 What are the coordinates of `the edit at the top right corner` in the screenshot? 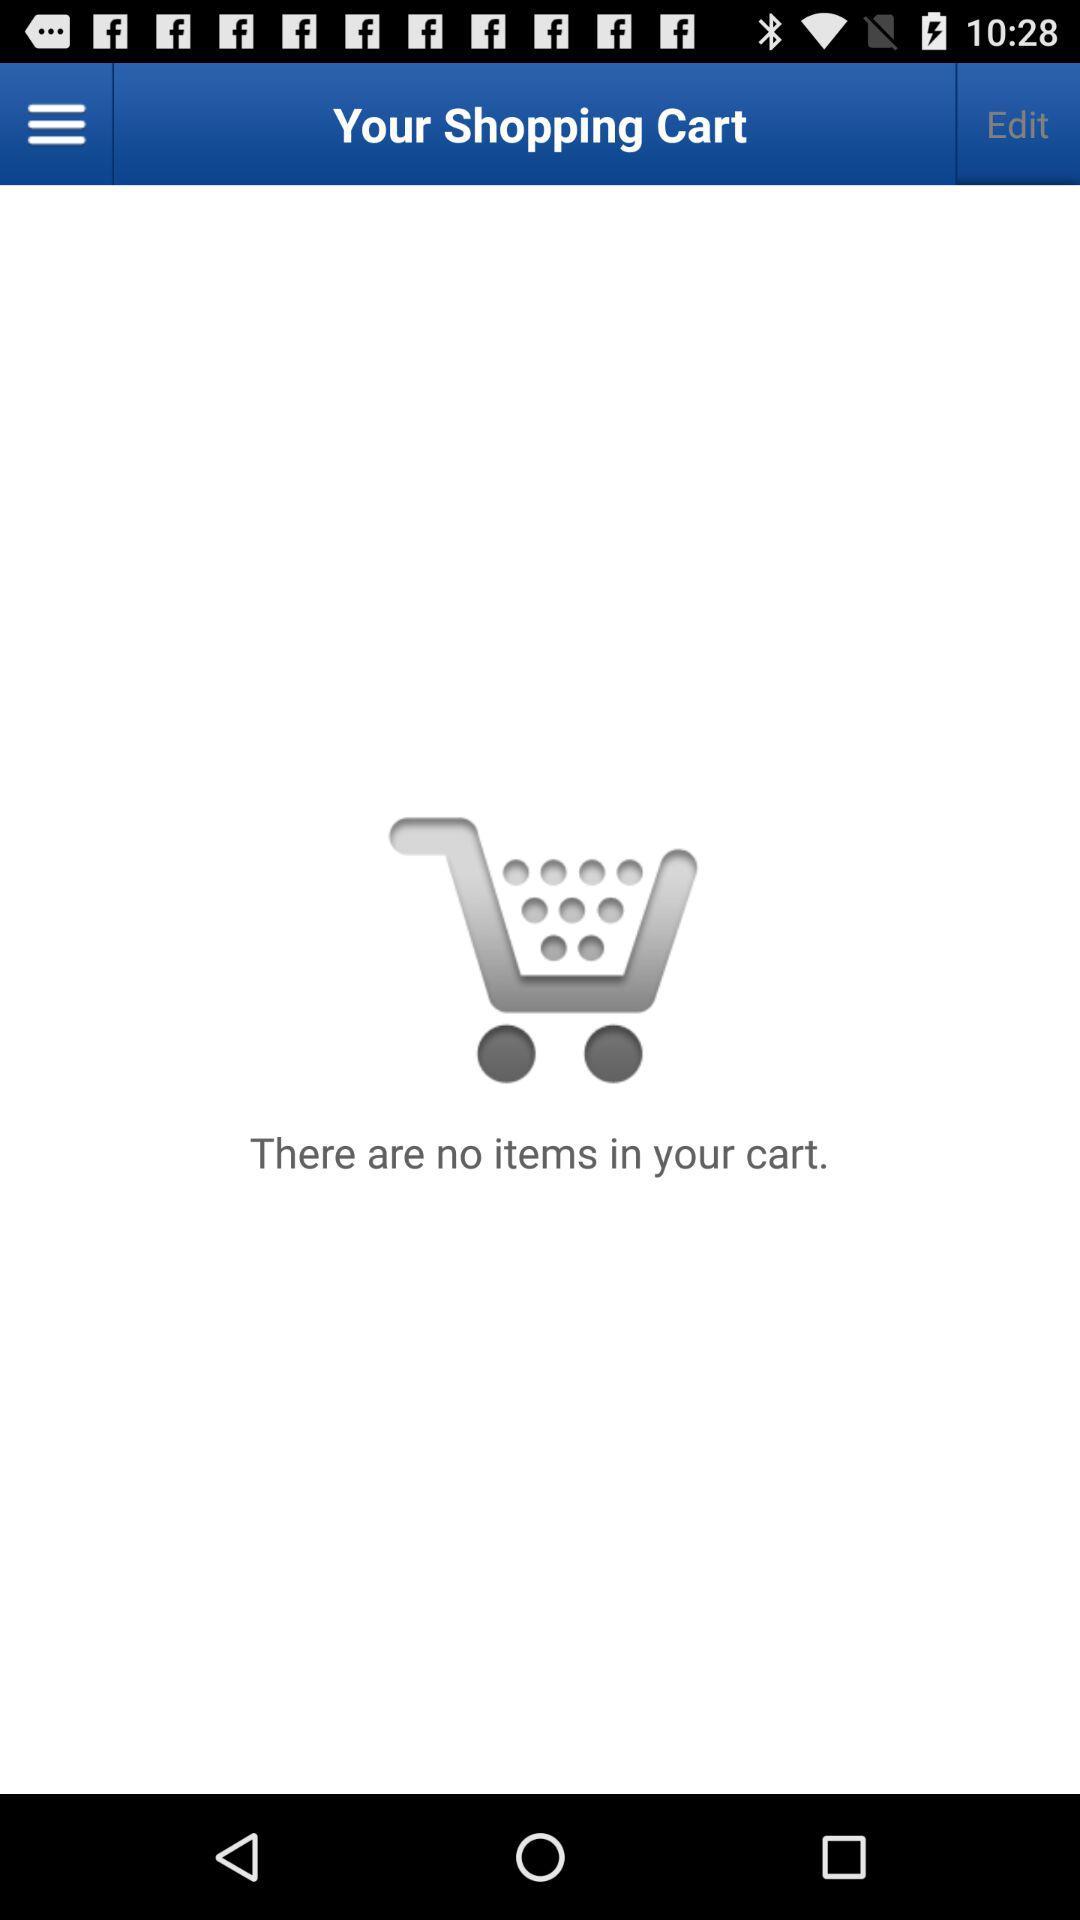 It's located at (1017, 123).